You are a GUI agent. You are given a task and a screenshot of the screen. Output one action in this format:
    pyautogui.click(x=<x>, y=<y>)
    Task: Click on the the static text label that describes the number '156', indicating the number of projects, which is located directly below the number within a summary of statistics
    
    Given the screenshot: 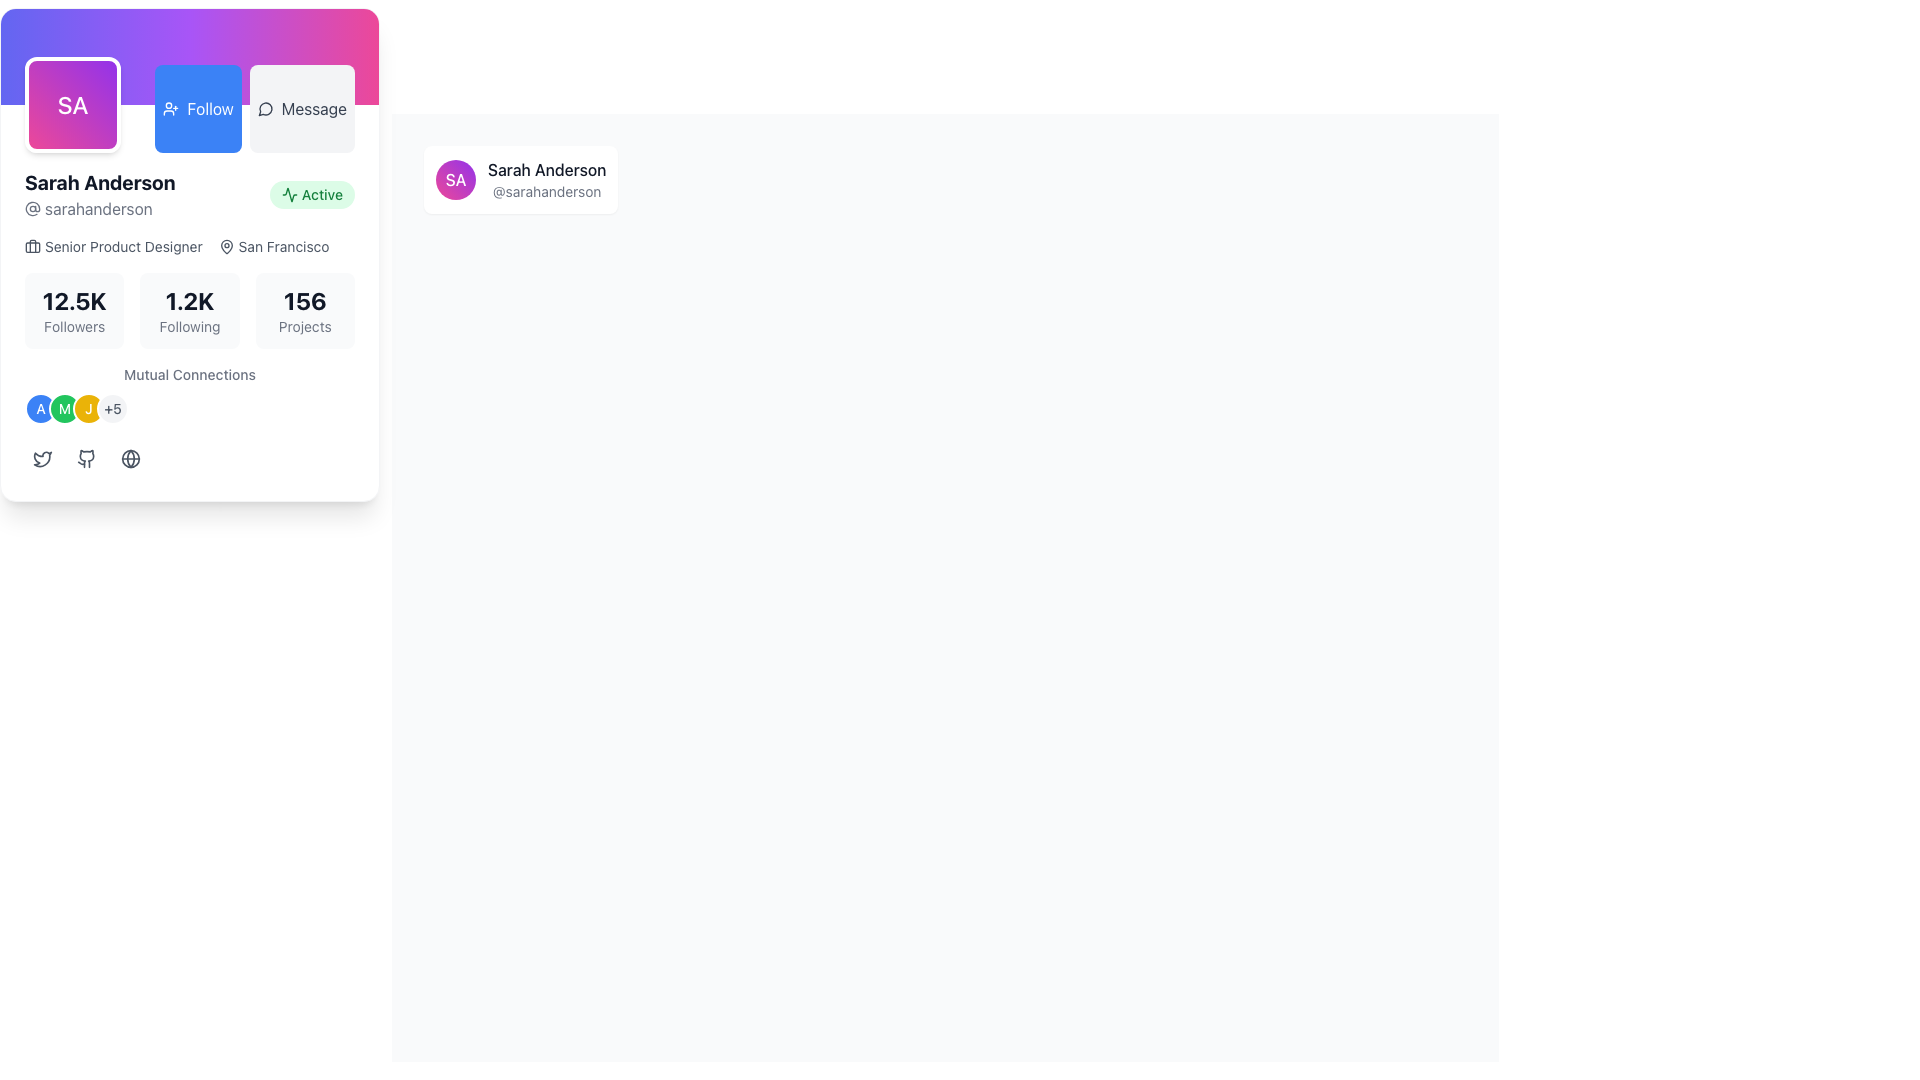 What is the action you would take?
    pyautogui.click(x=304, y=326)
    